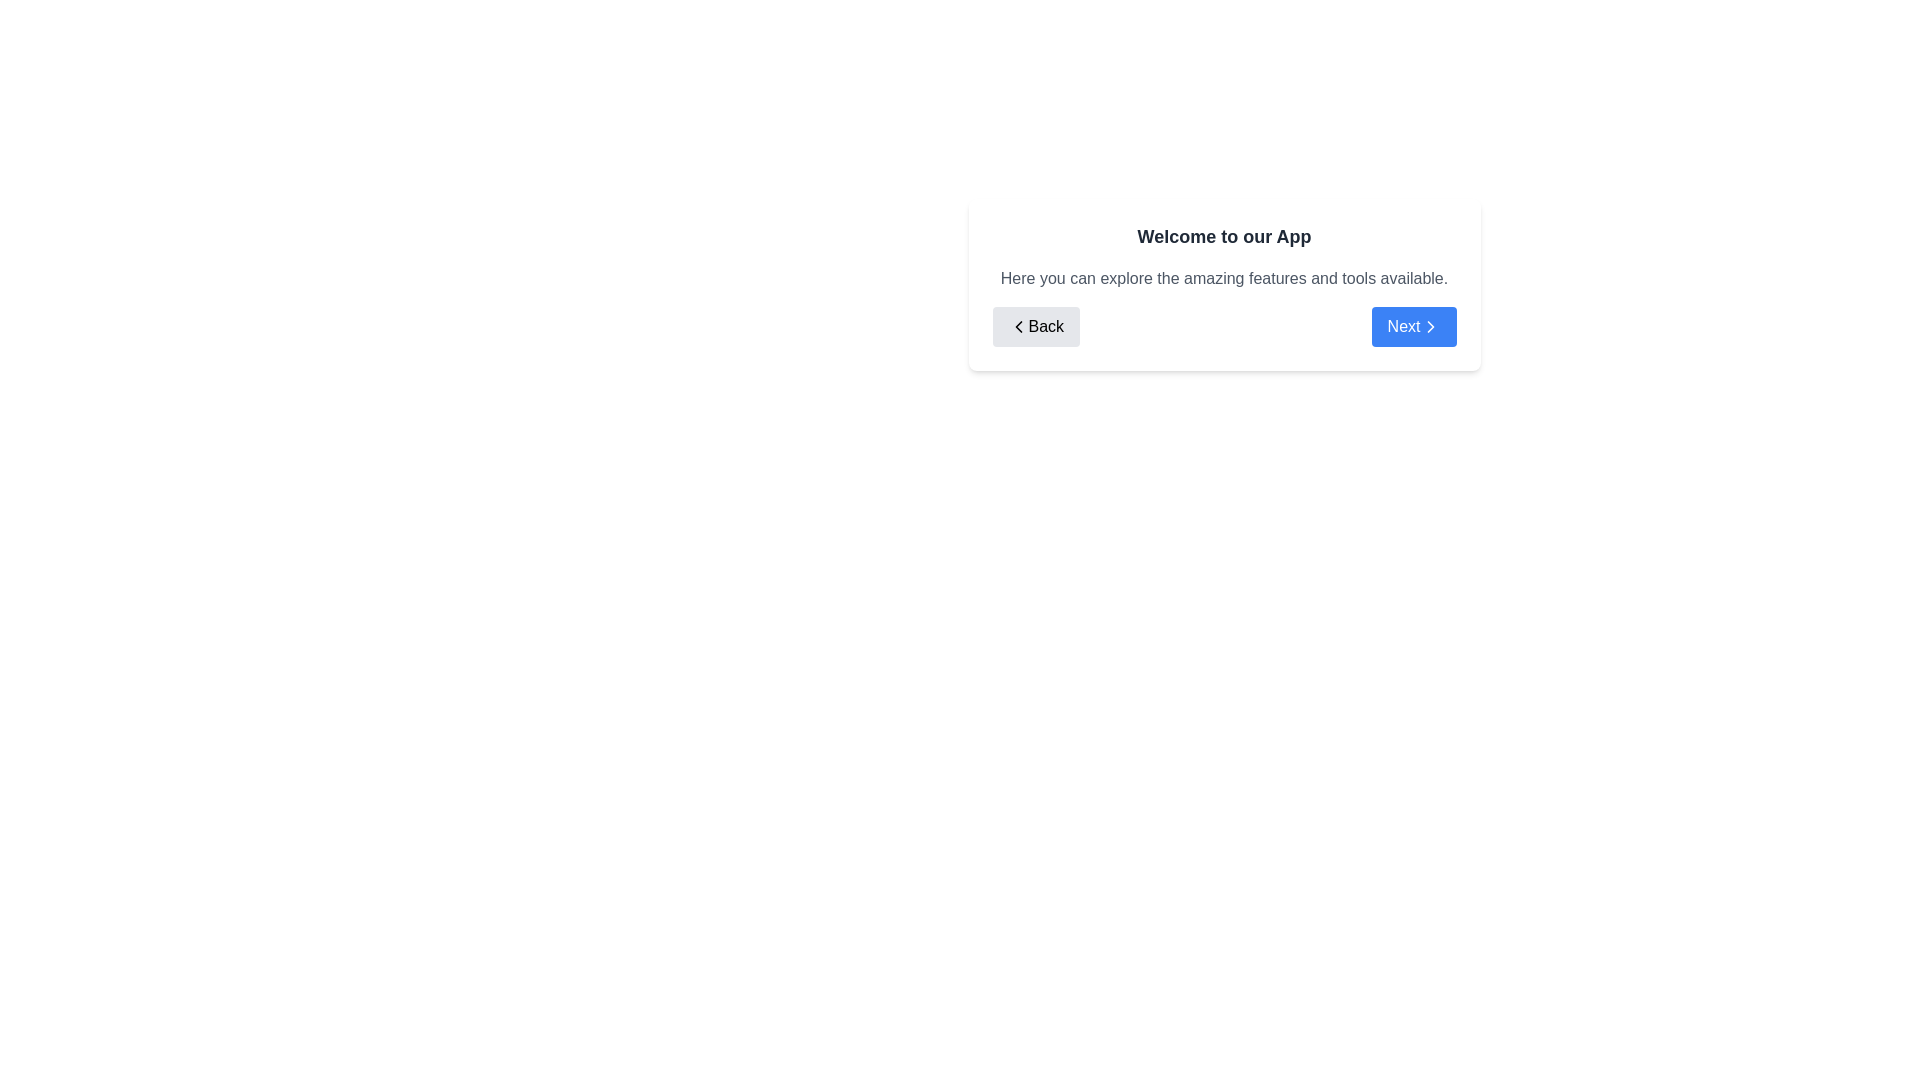 The height and width of the screenshot is (1080, 1920). I want to click on the 'Back' button, which is a rectangular button with rounded corners and a light gray background, so click(1036, 326).